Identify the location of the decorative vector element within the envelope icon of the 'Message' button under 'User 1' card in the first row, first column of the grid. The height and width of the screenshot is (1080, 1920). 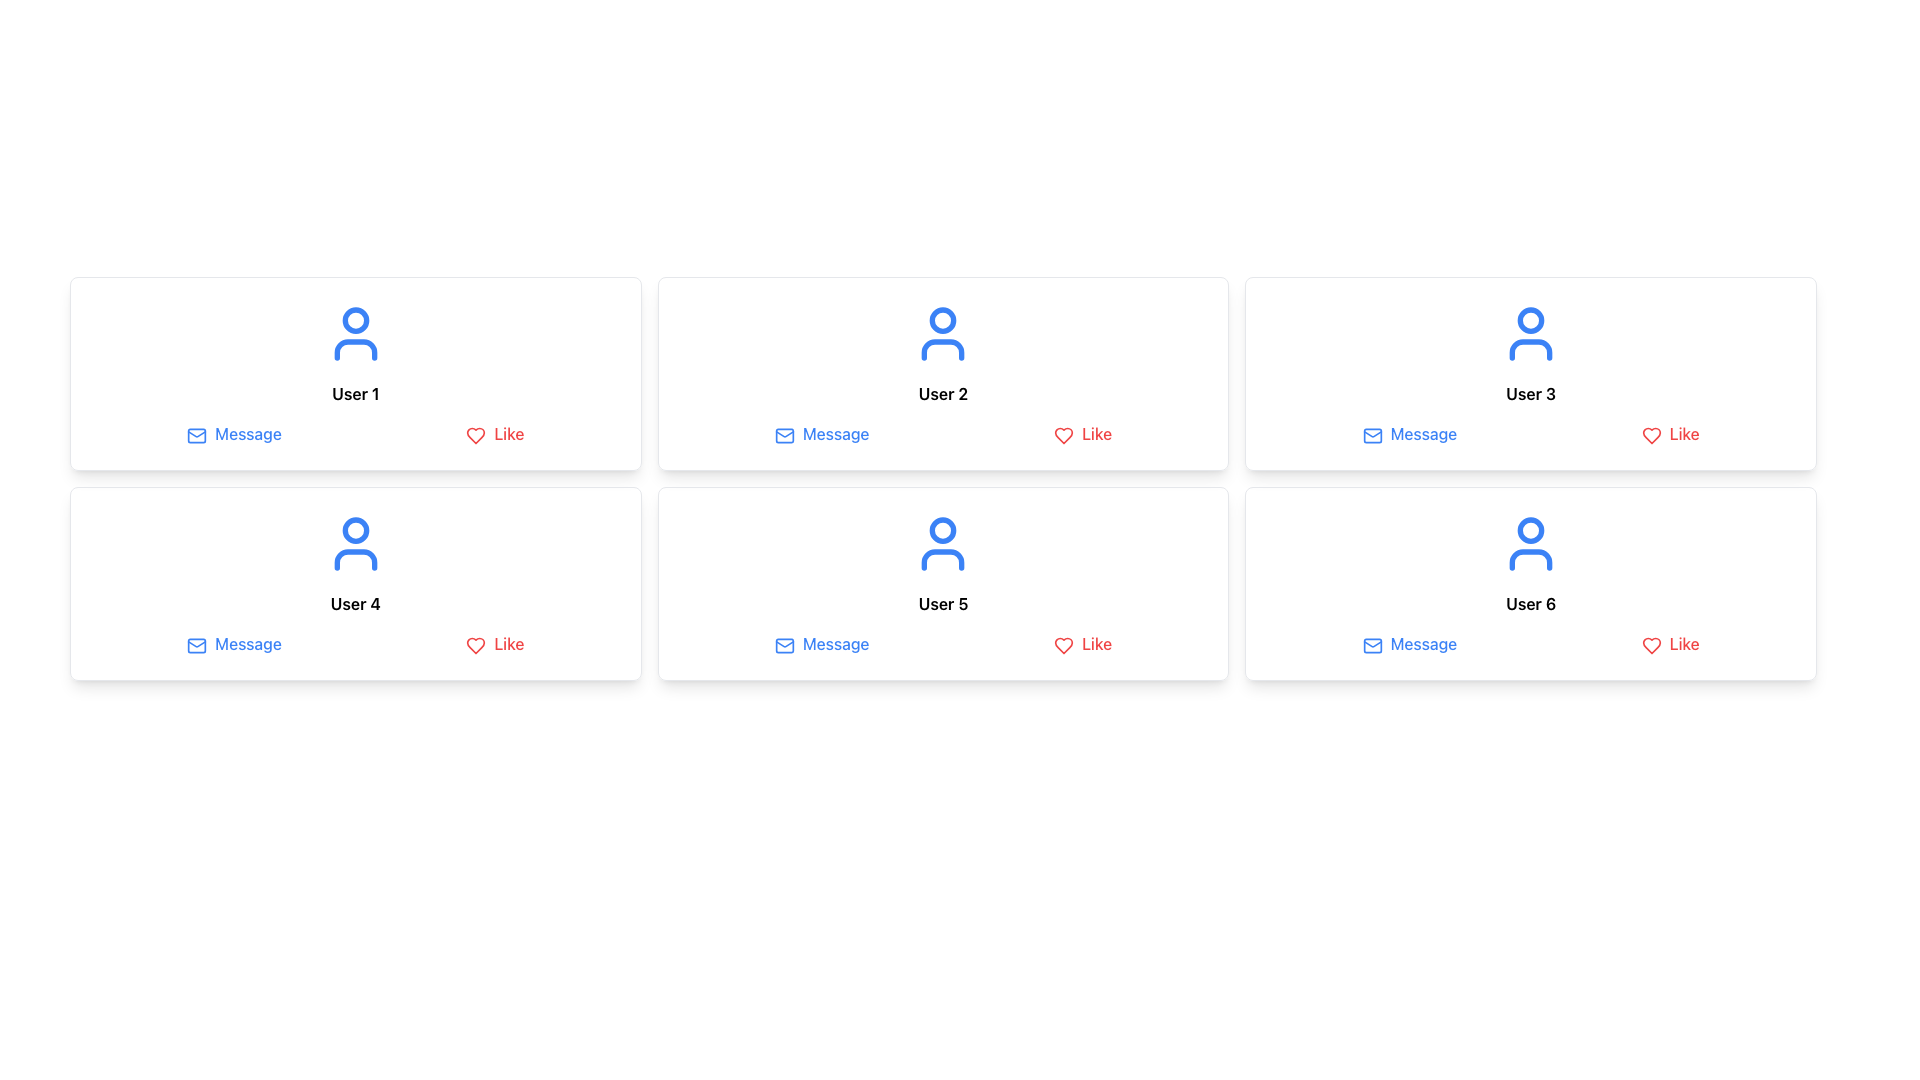
(197, 434).